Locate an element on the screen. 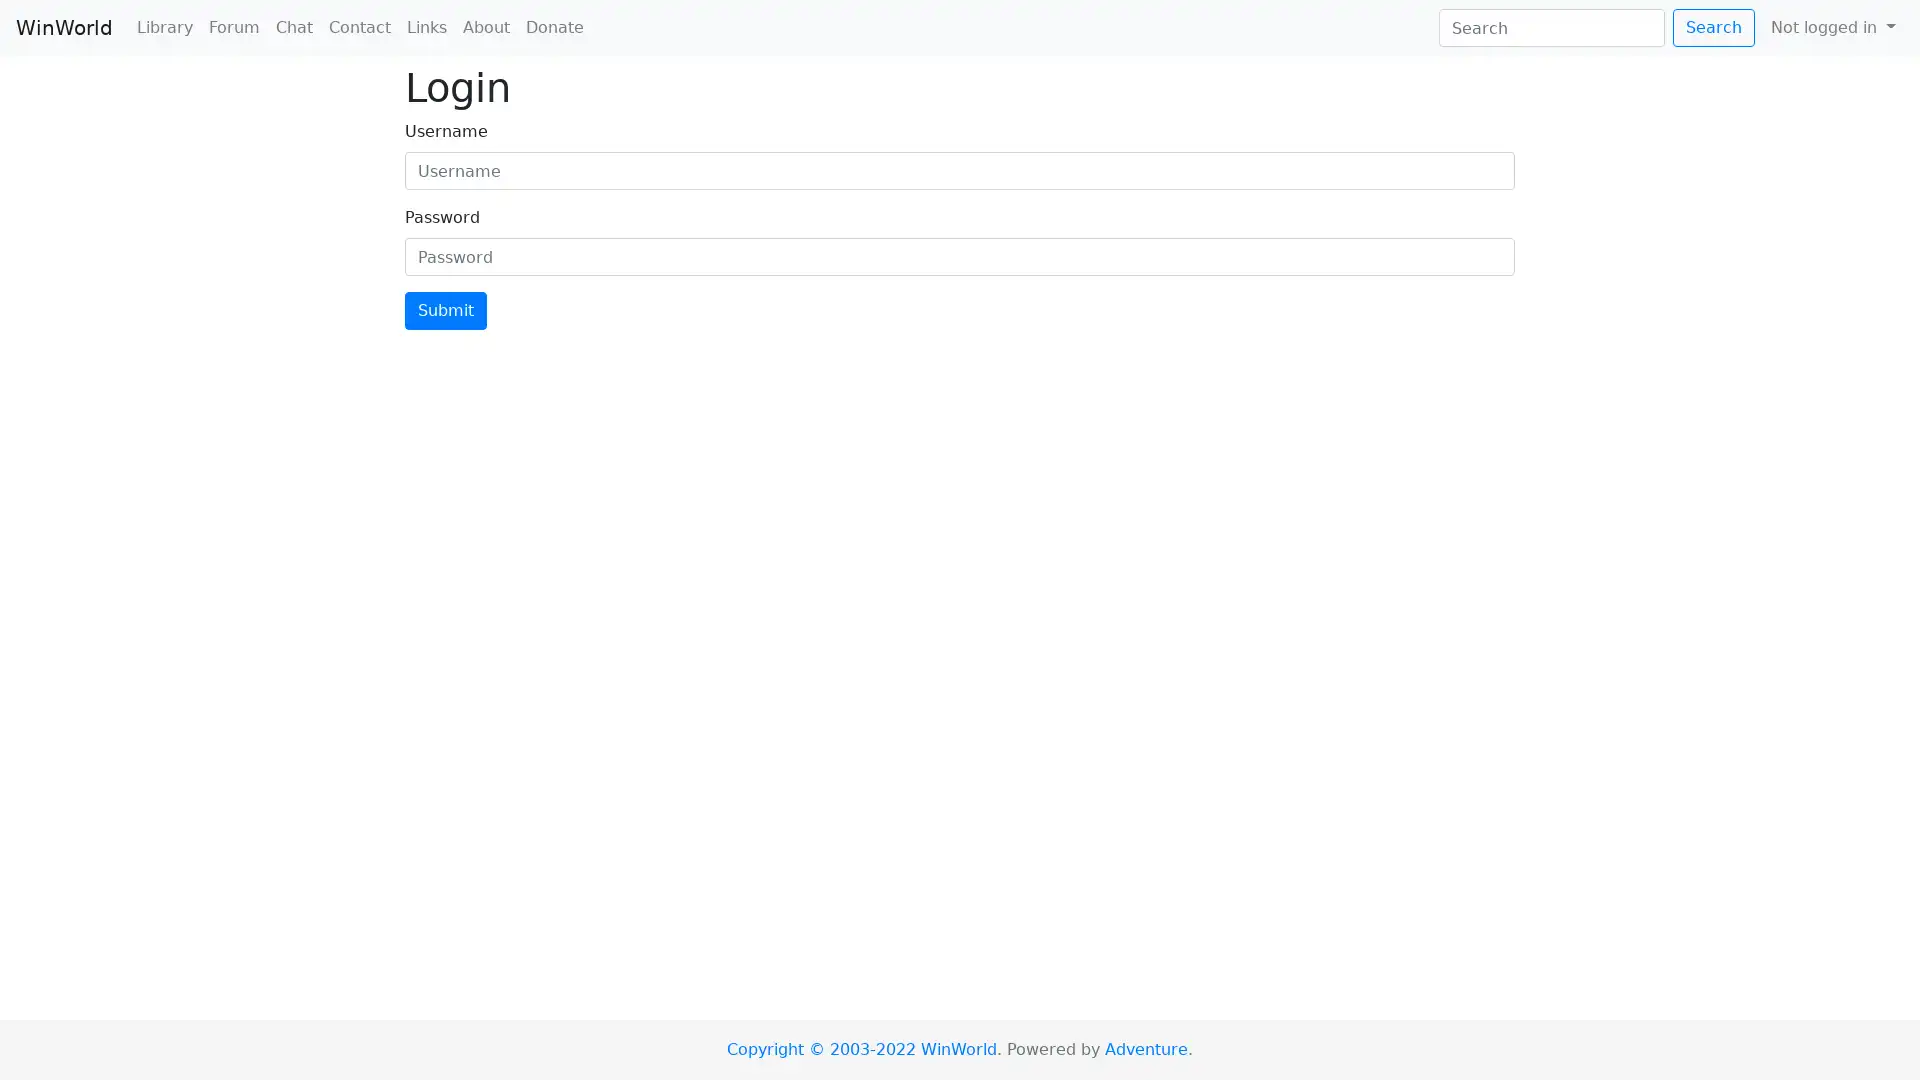 The image size is (1920, 1080). Submit is located at coordinates (445, 311).